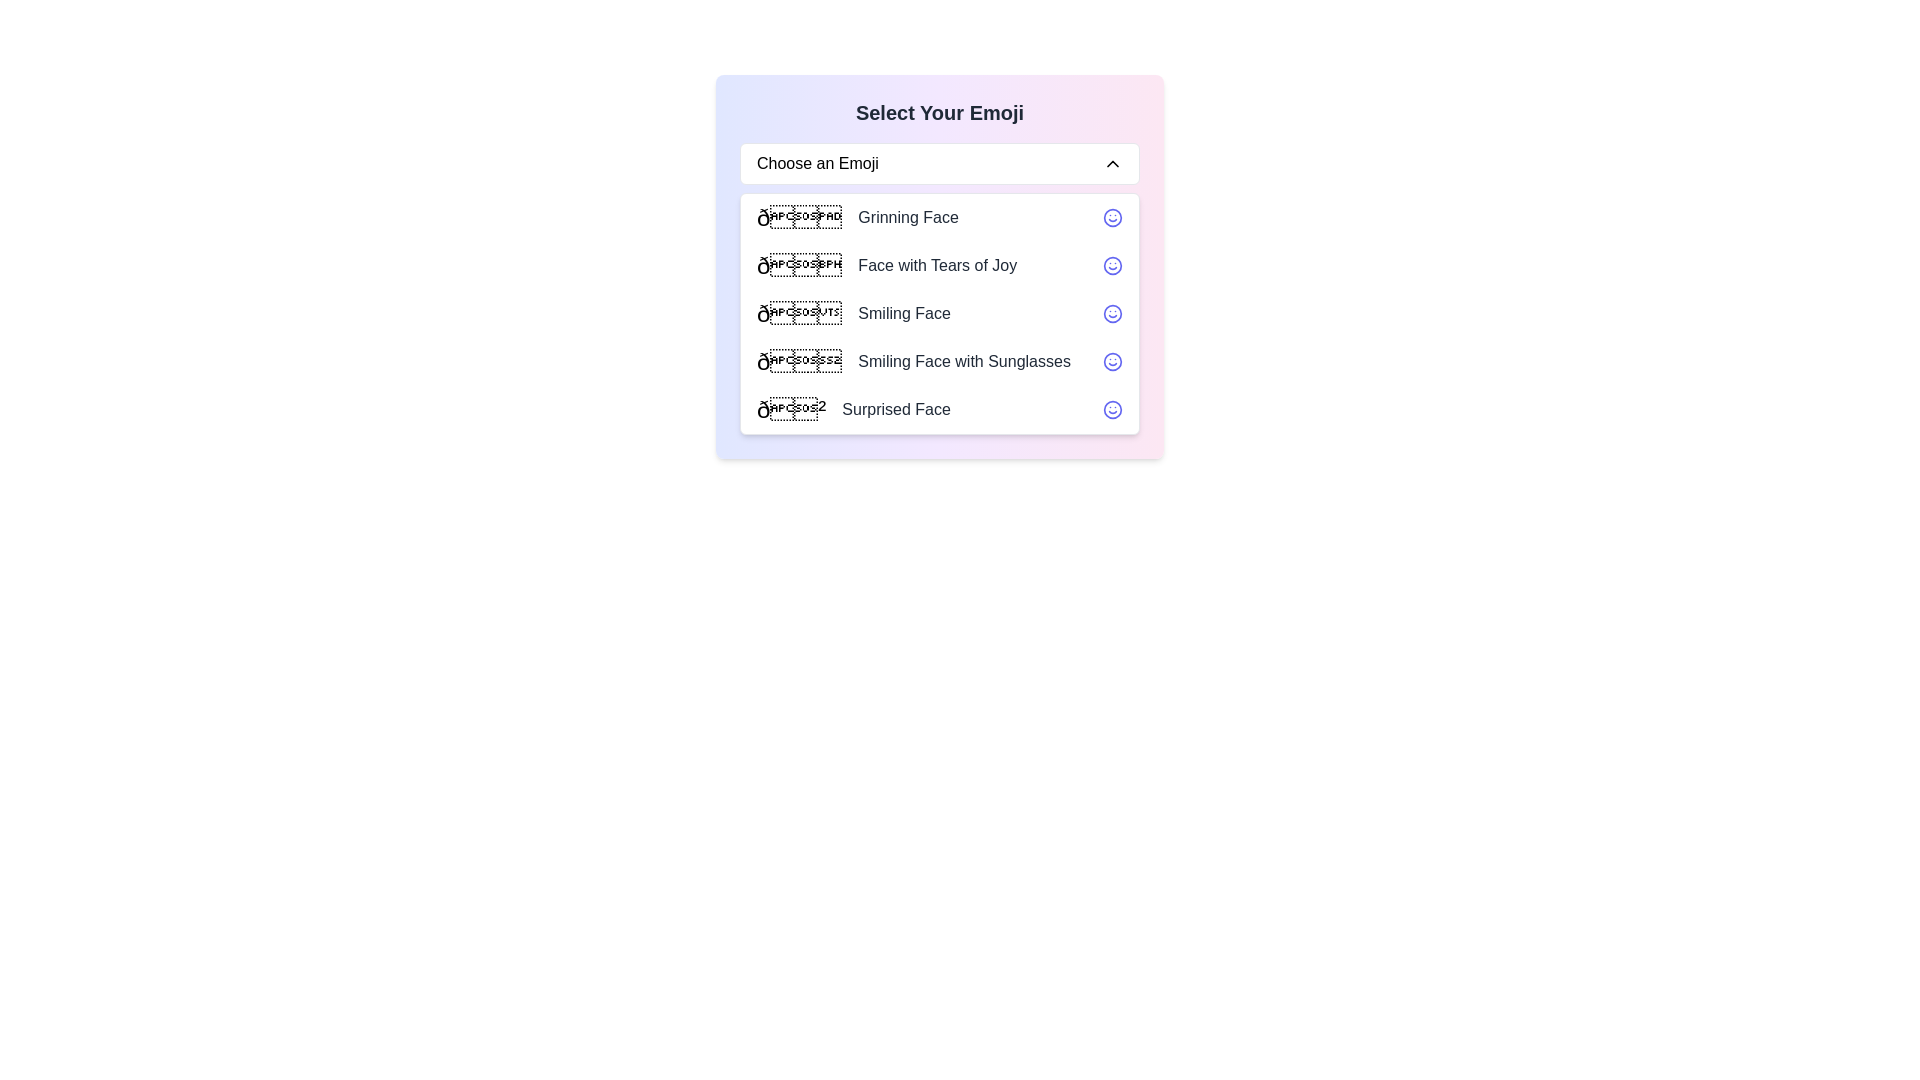 Image resolution: width=1920 pixels, height=1080 pixels. I want to click on the circular smiley face icon with a blue outline, representing the 'Face with Tears of Joy' emoji, located on the far right side of the dropdown component, so click(1112, 265).